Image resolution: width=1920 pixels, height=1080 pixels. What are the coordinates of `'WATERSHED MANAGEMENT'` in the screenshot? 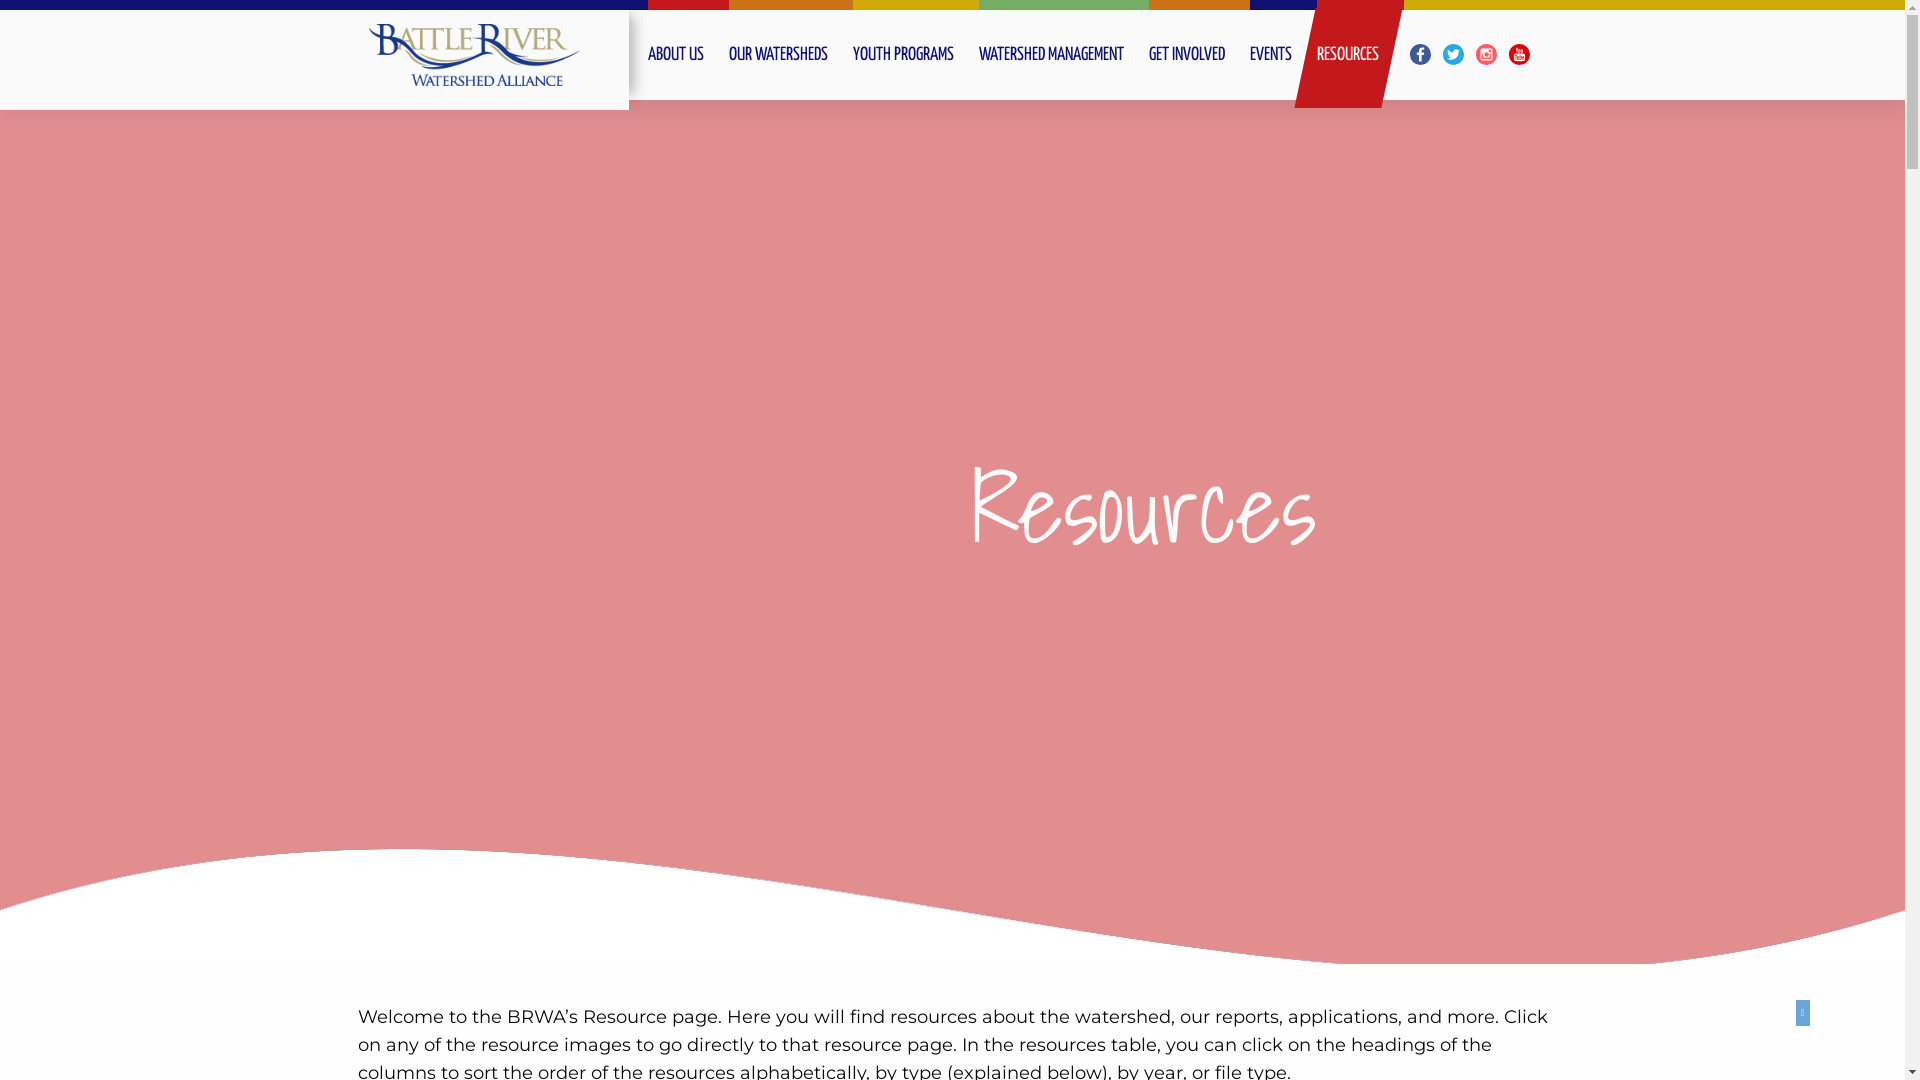 It's located at (979, 53).